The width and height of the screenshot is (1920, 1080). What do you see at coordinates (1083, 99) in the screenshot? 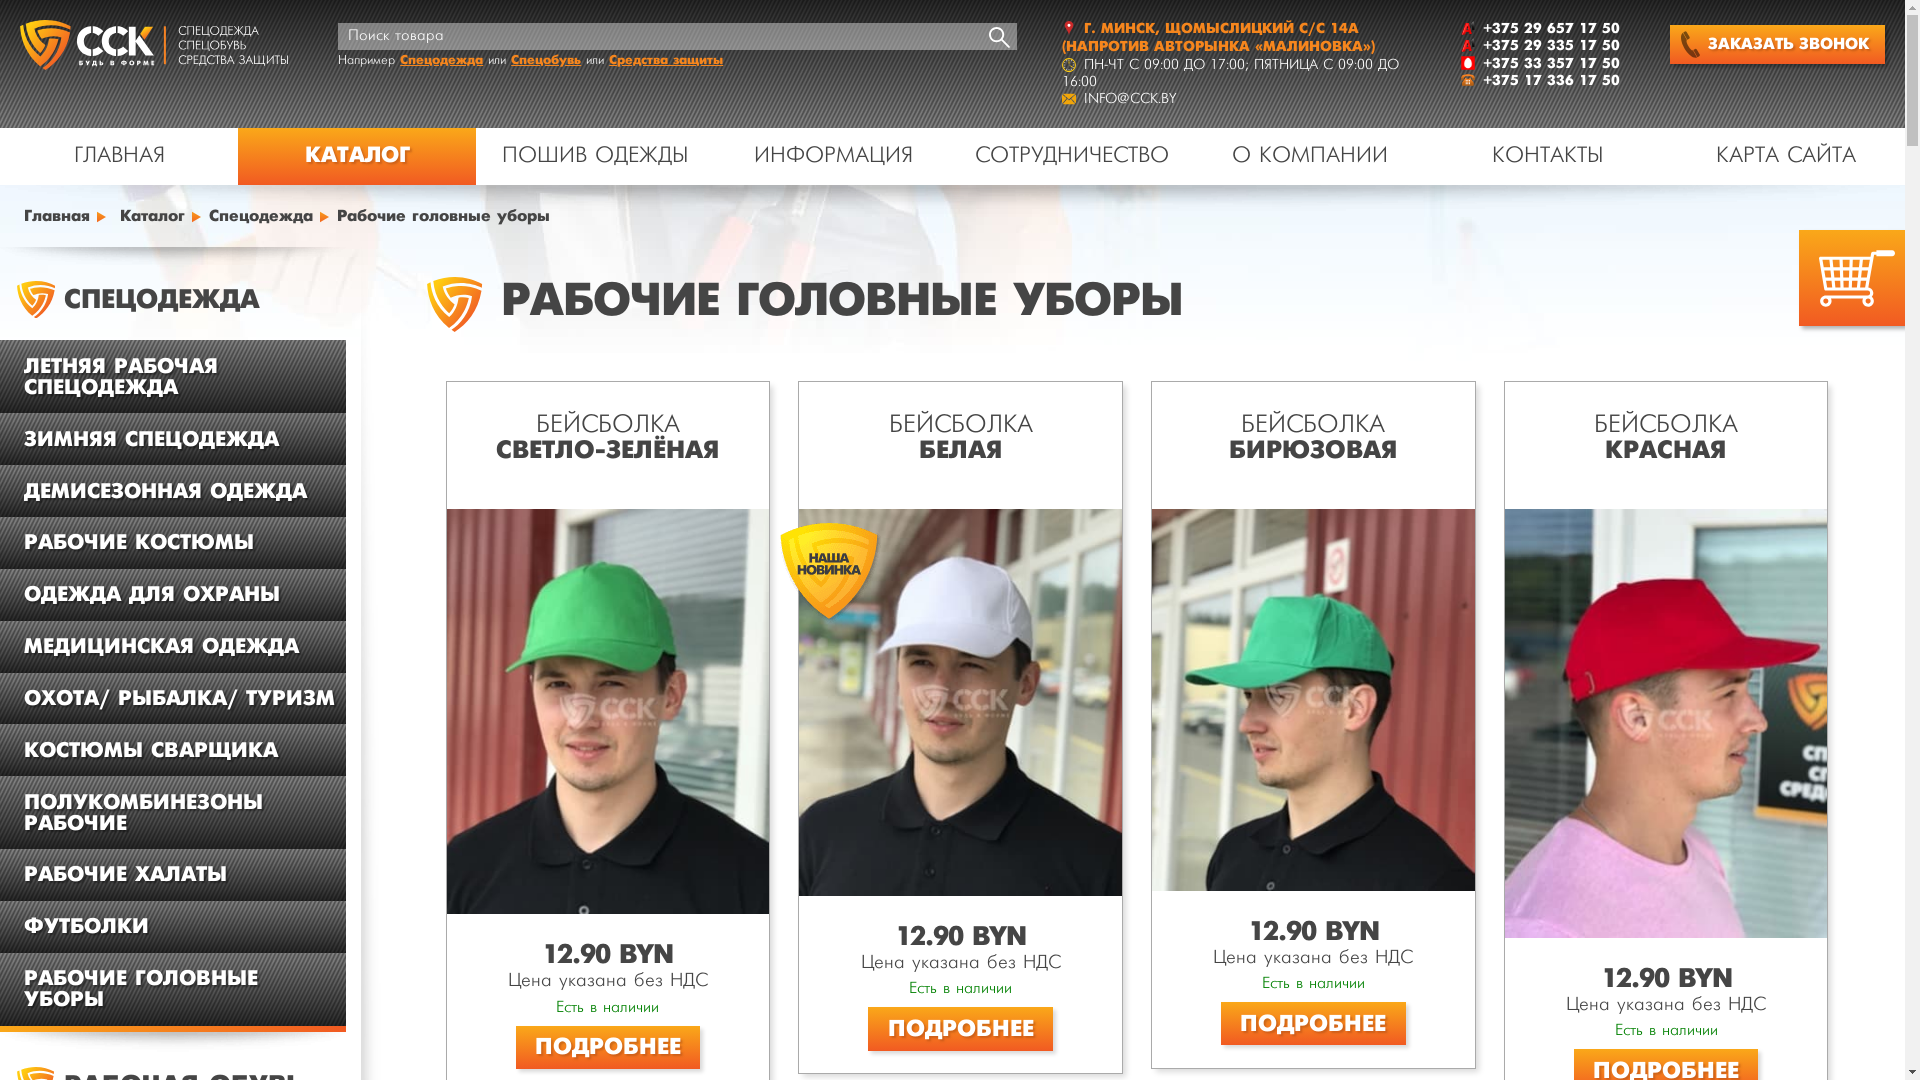
I see `'INFO@CCK.BY'` at bounding box center [1083, 99].